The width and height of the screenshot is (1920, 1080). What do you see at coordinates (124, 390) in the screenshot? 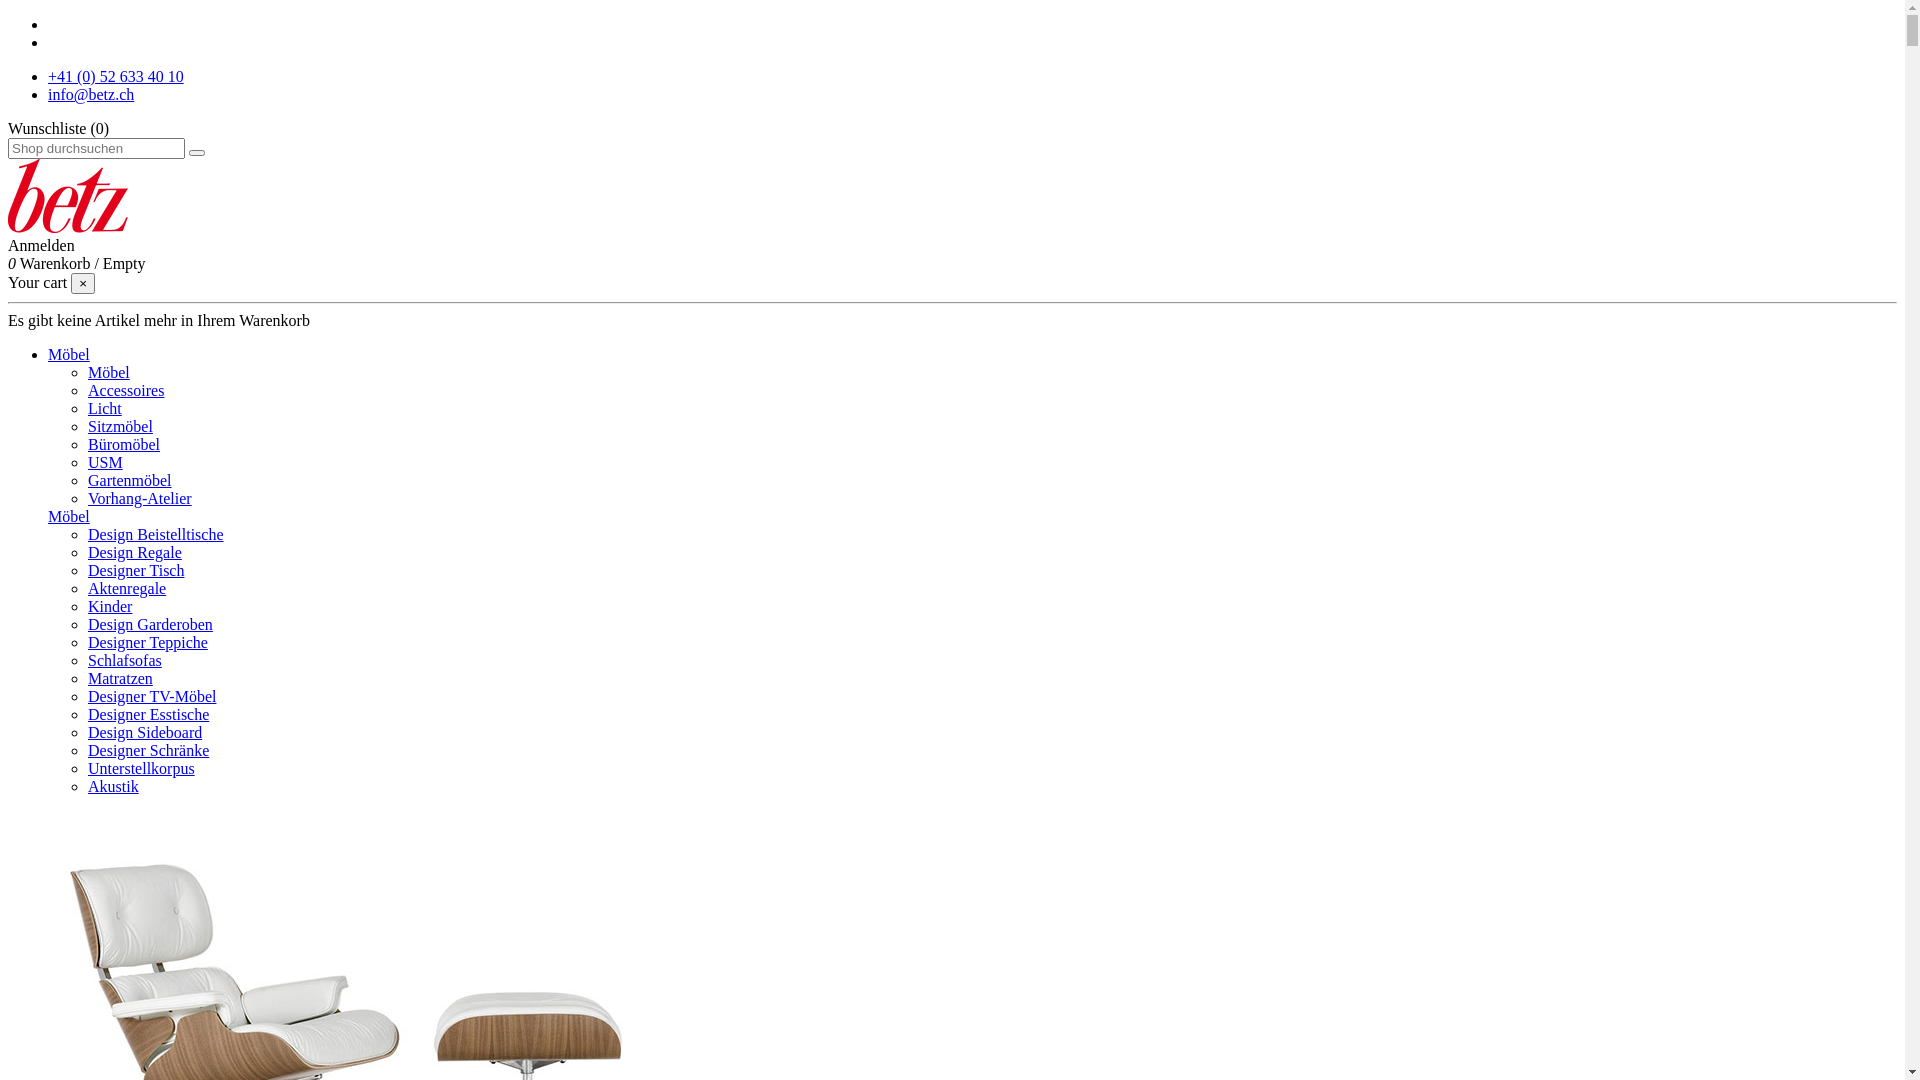
I see `'Accessoires'` at bounding box center [124, 390].